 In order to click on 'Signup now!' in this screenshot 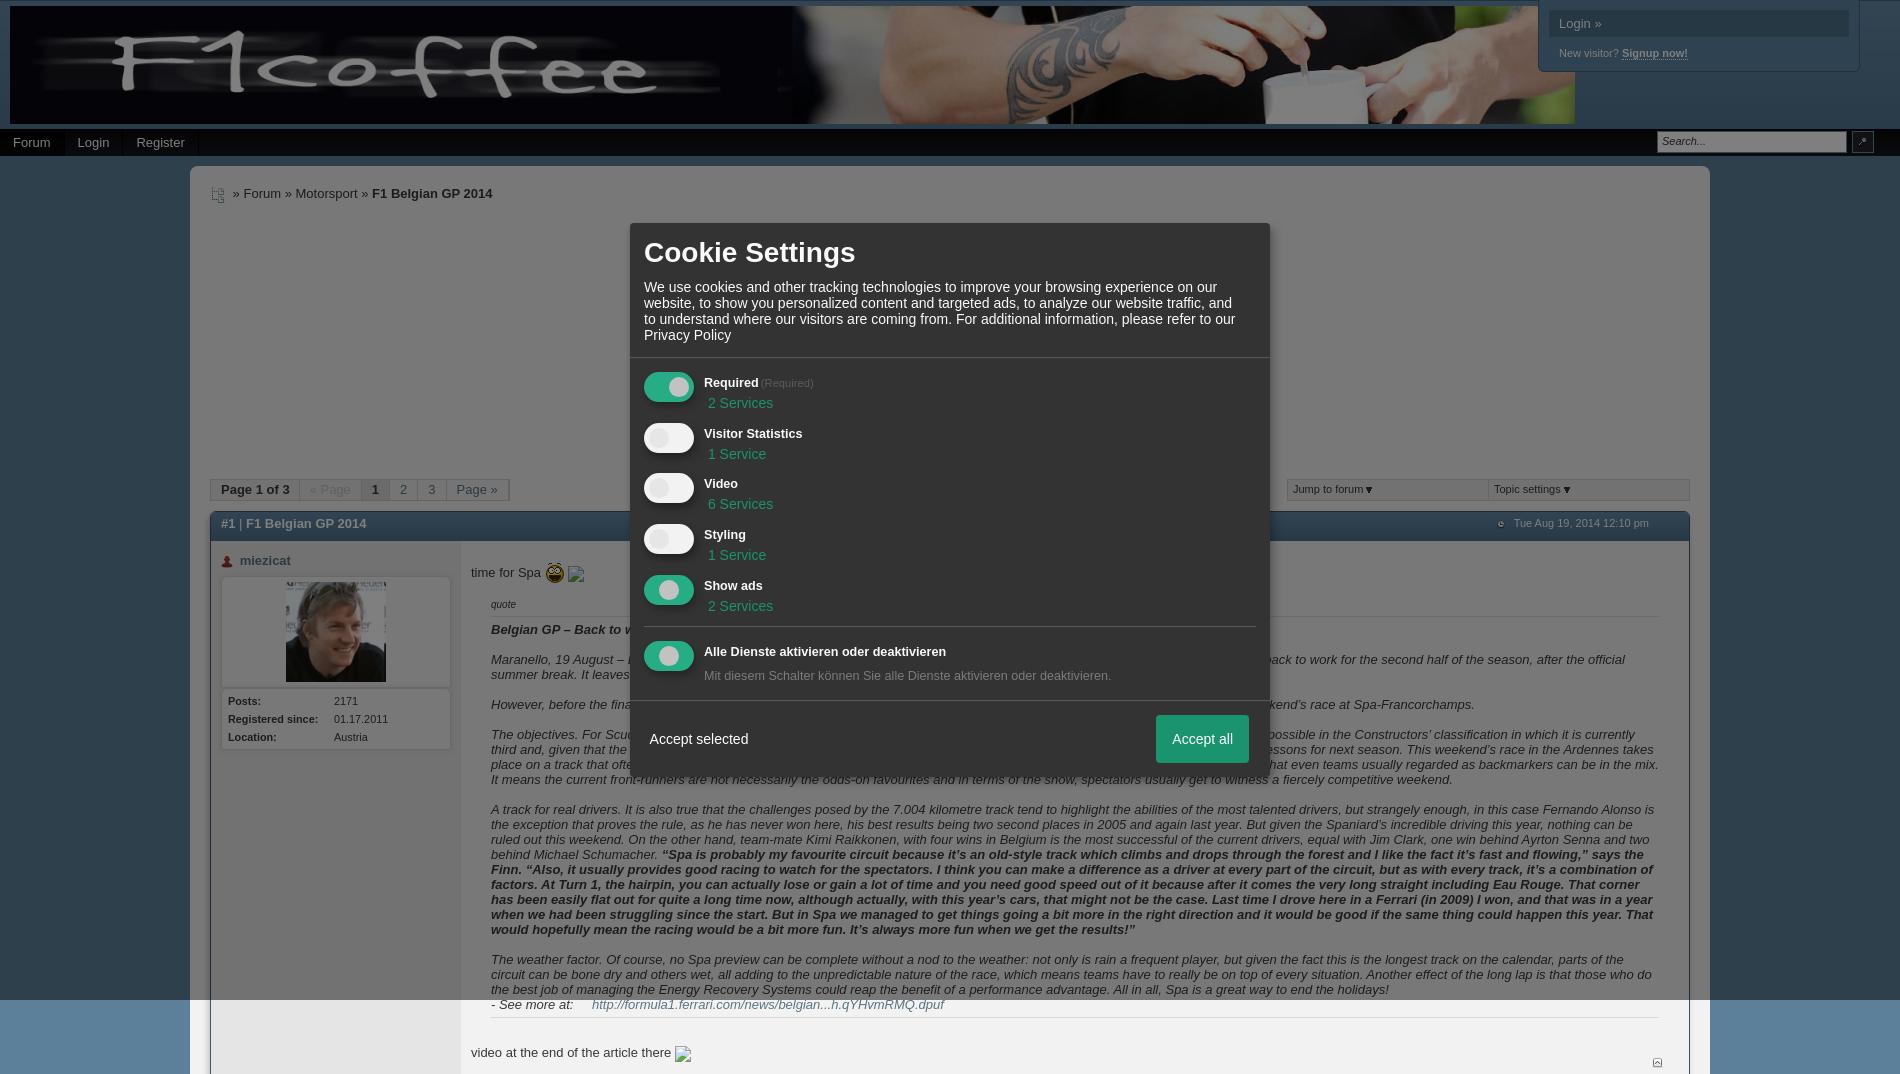, I will do `click(1653, 51)`.